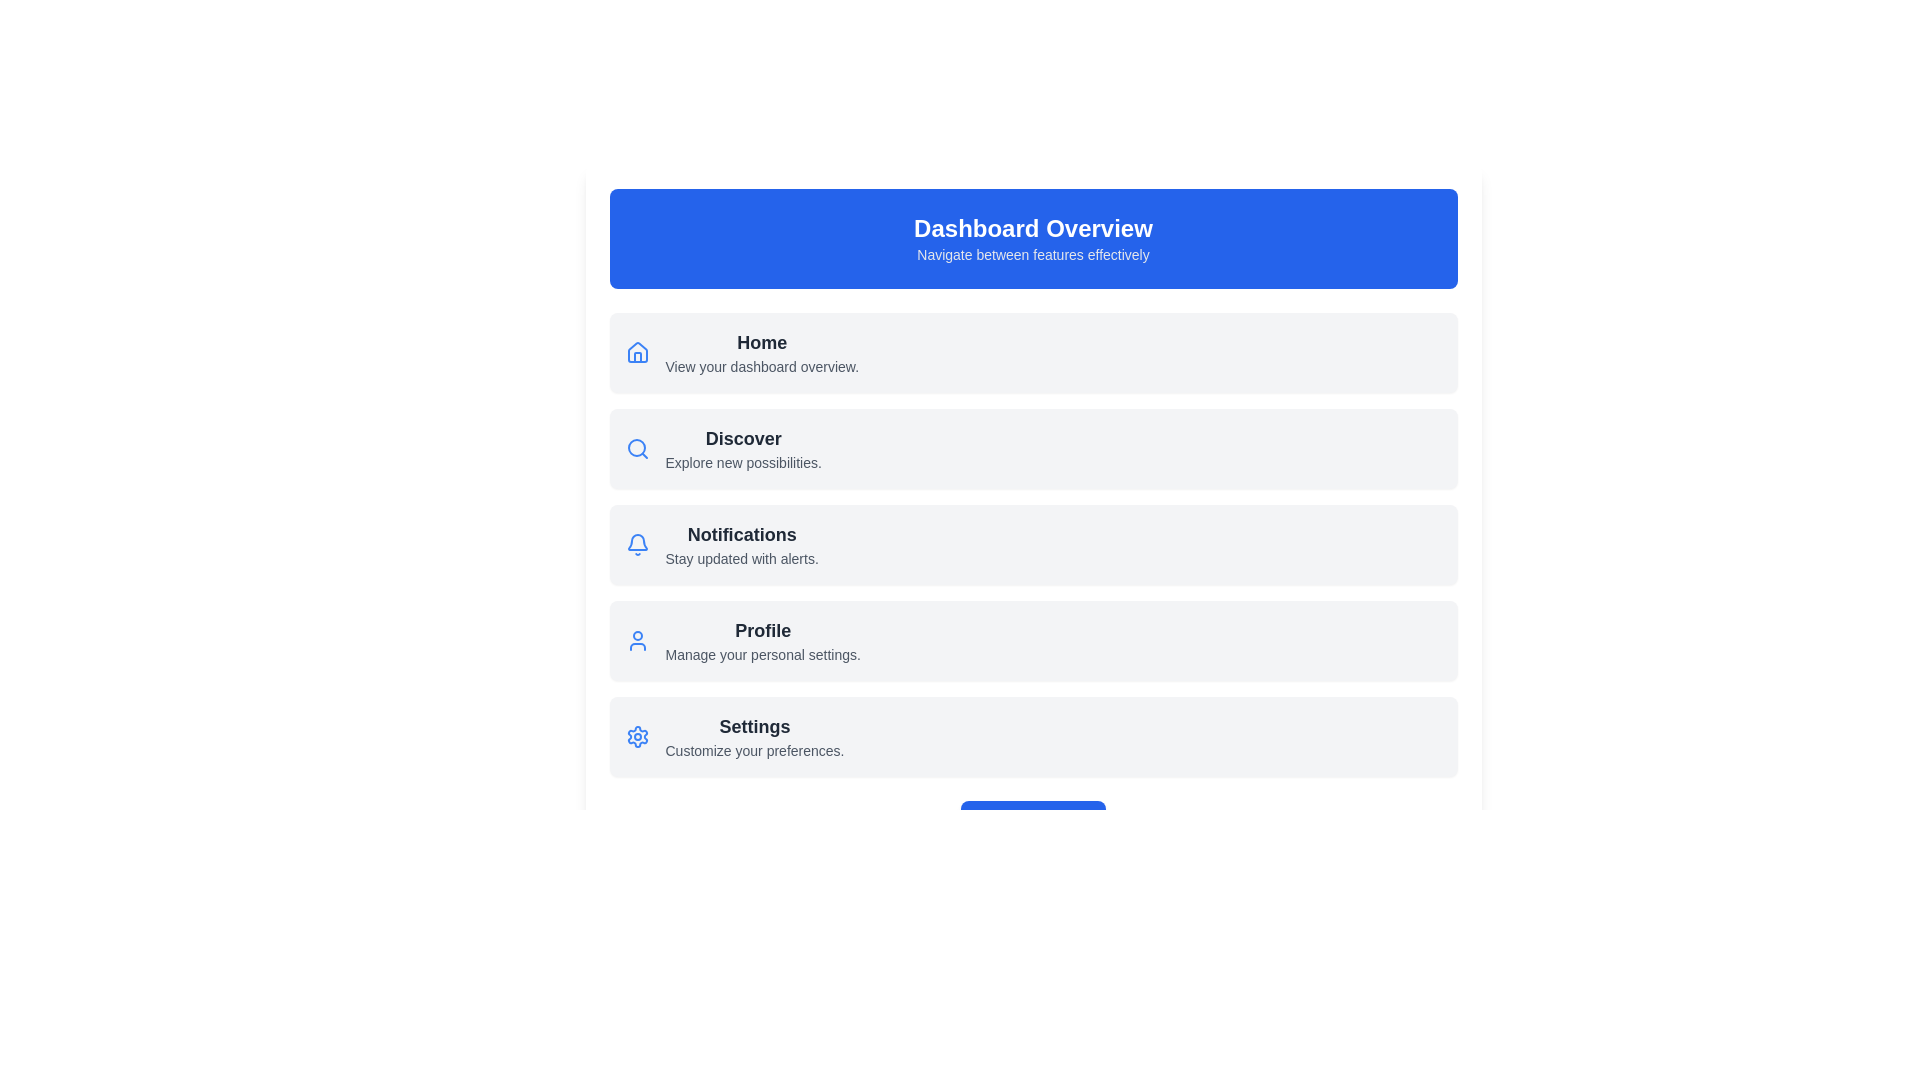 This screenshot has width=1920, height=1080. Describe the element at coordinates (1033, 640) in the screenshot. I see `the 'Profile' list item in the Dashboard Overview section` at that location.